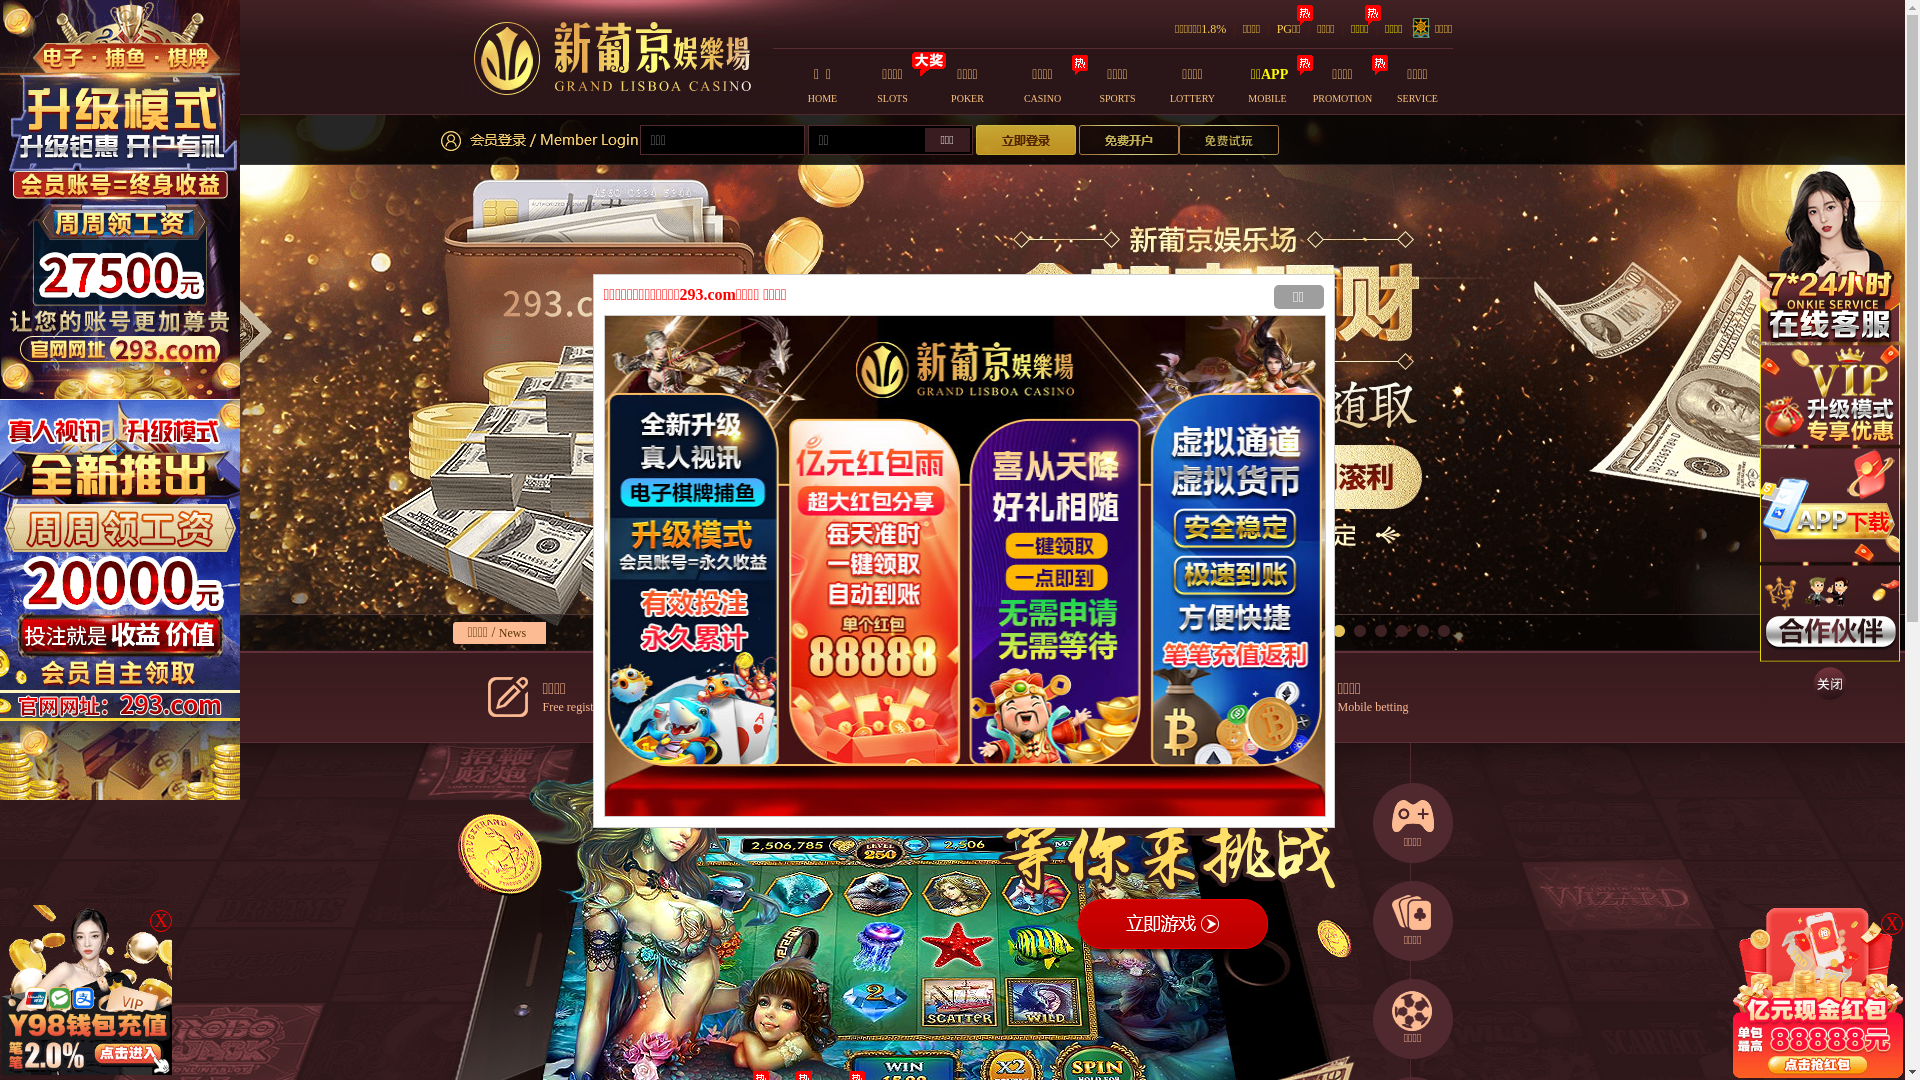 The width and height of the screenshot is (1920, 1080). What do you see at coordinates (1890, 924) in the screenshot?
I see `'X'` at bounding box center [1890, 924].